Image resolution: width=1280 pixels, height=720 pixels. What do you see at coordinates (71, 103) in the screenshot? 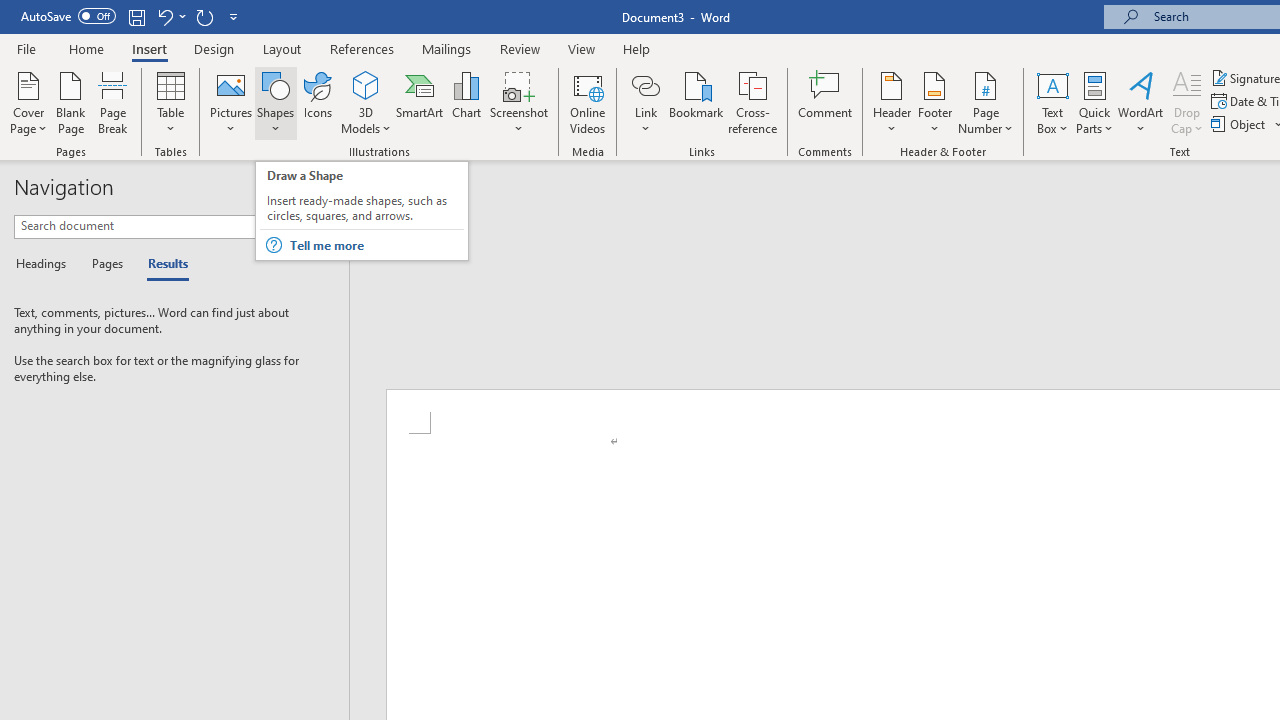
I see `'Blank Page'` at bounding box center [71, 103].